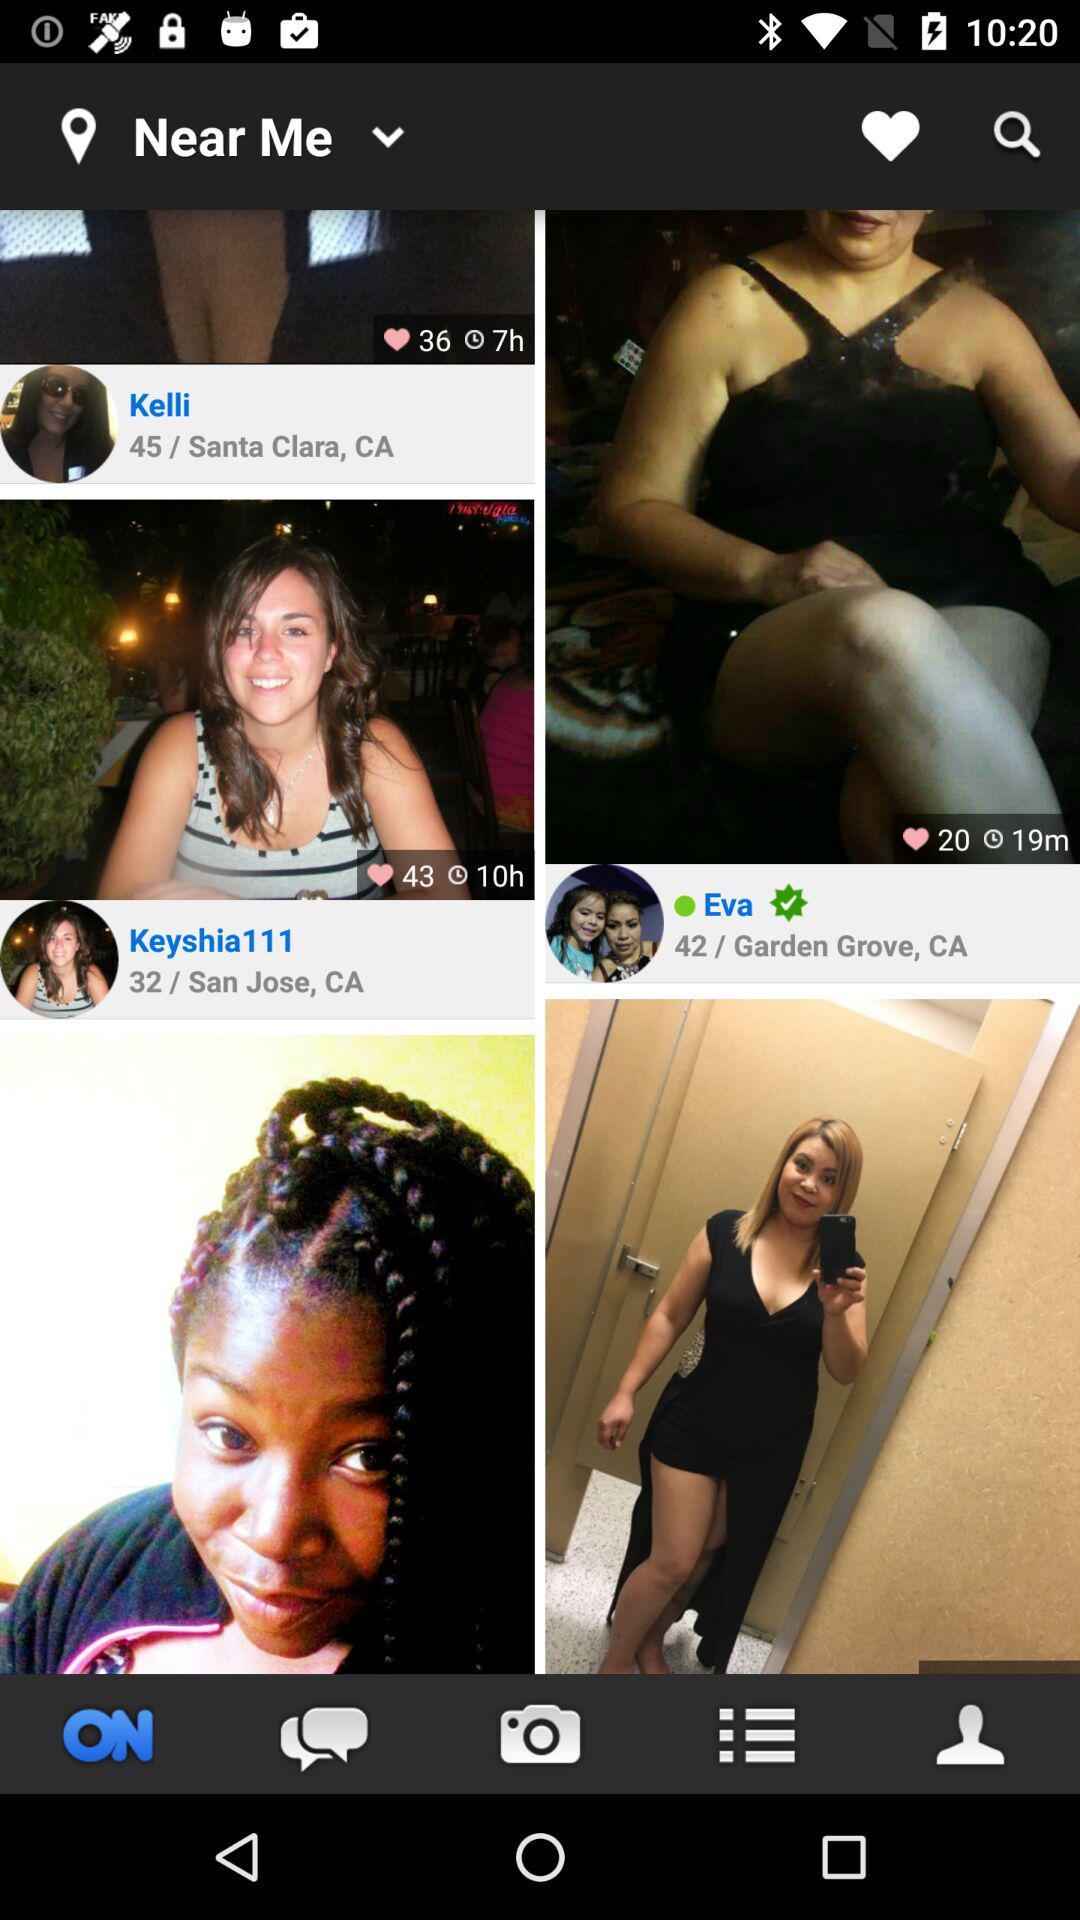 The width and height of the screenshot is (1080, 1920). What do you see at coordinates (108, 1733) in the screenshot?
I see `turn on location` at bounding box center [108, 1733].